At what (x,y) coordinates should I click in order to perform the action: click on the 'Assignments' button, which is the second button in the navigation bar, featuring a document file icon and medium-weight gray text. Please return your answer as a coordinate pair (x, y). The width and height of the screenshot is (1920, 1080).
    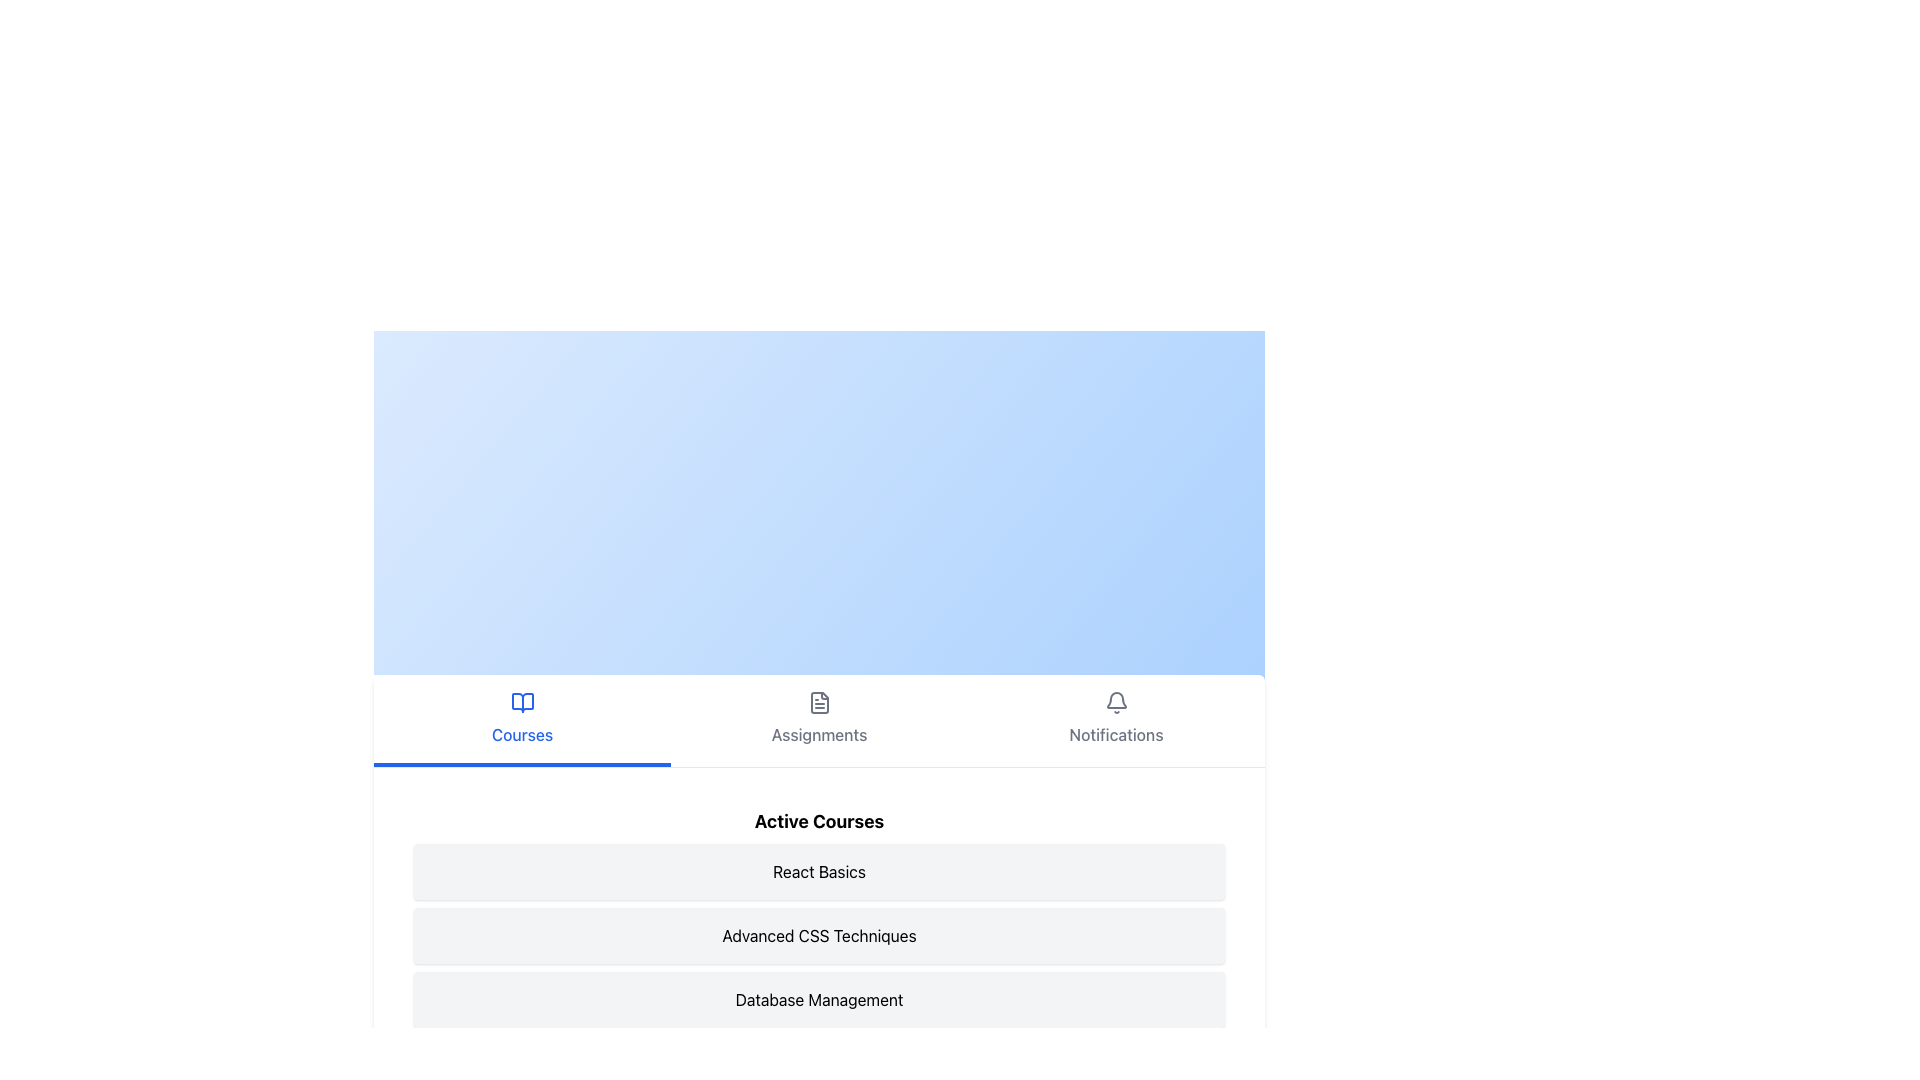
    Looking at the image, I should click on (819, 720).